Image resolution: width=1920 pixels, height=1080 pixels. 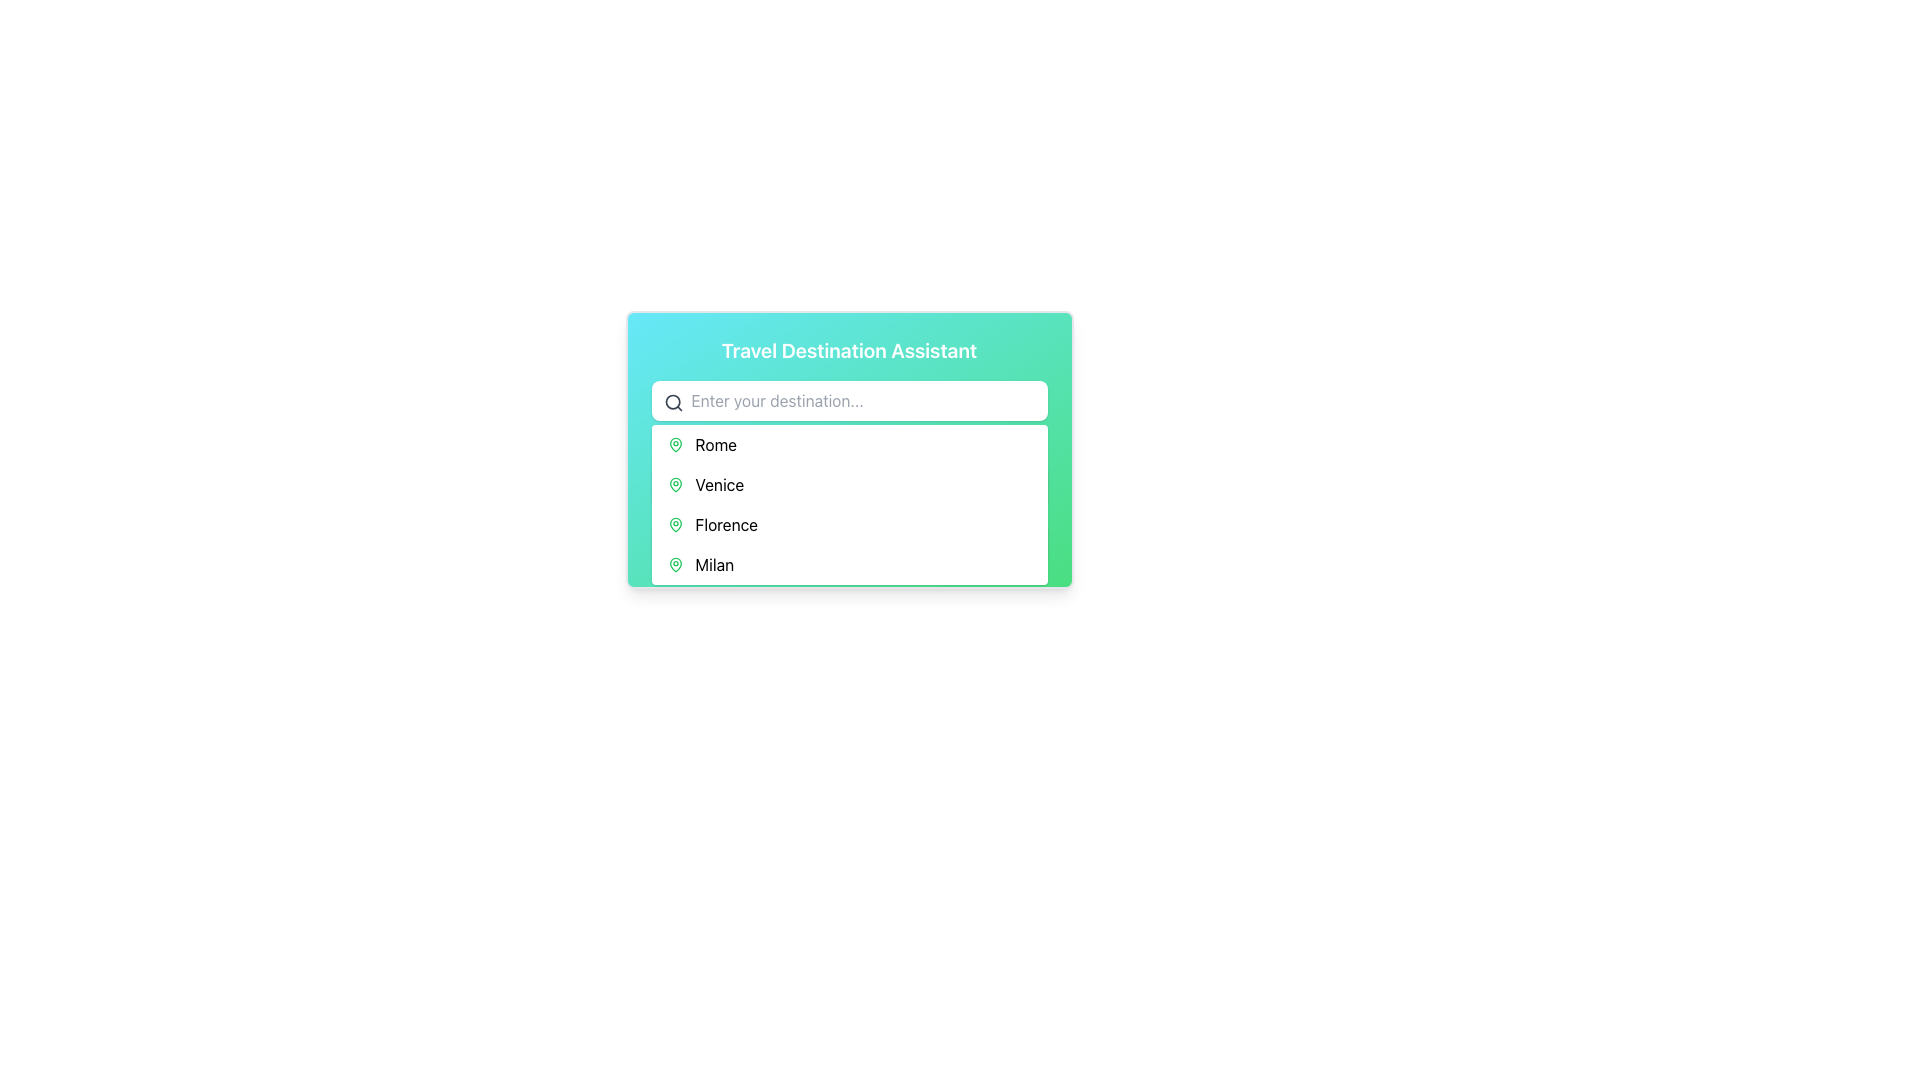 What do you see at coordinates (675, 443) in the screenshot?
I see `the green map-pin icon representing a location marker, which is located to the left of the text 'Rome' in the dropdown list under 'Travel Destination Assistant'` at bounding box center [675, 443].